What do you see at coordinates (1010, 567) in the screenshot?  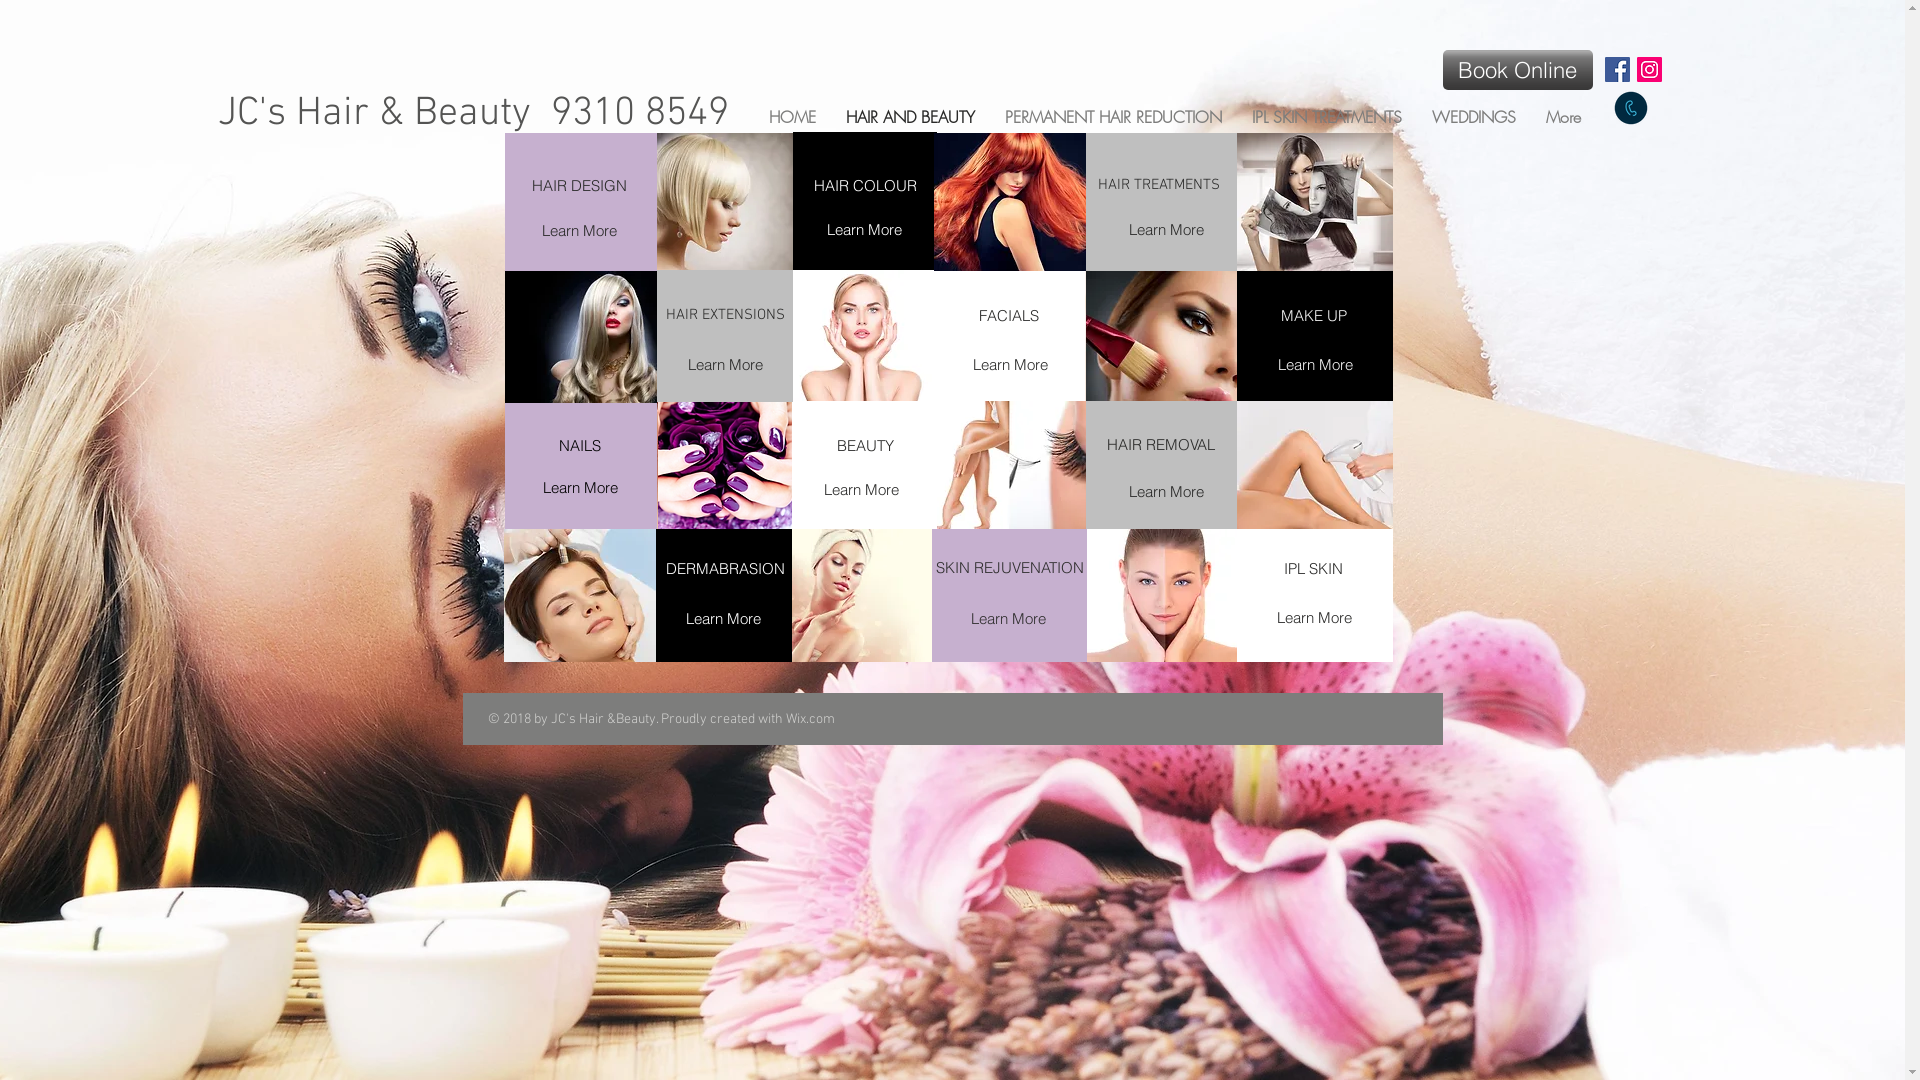 I see `'SKIN REJUVENATION'` at bounding box center [1010, 567].